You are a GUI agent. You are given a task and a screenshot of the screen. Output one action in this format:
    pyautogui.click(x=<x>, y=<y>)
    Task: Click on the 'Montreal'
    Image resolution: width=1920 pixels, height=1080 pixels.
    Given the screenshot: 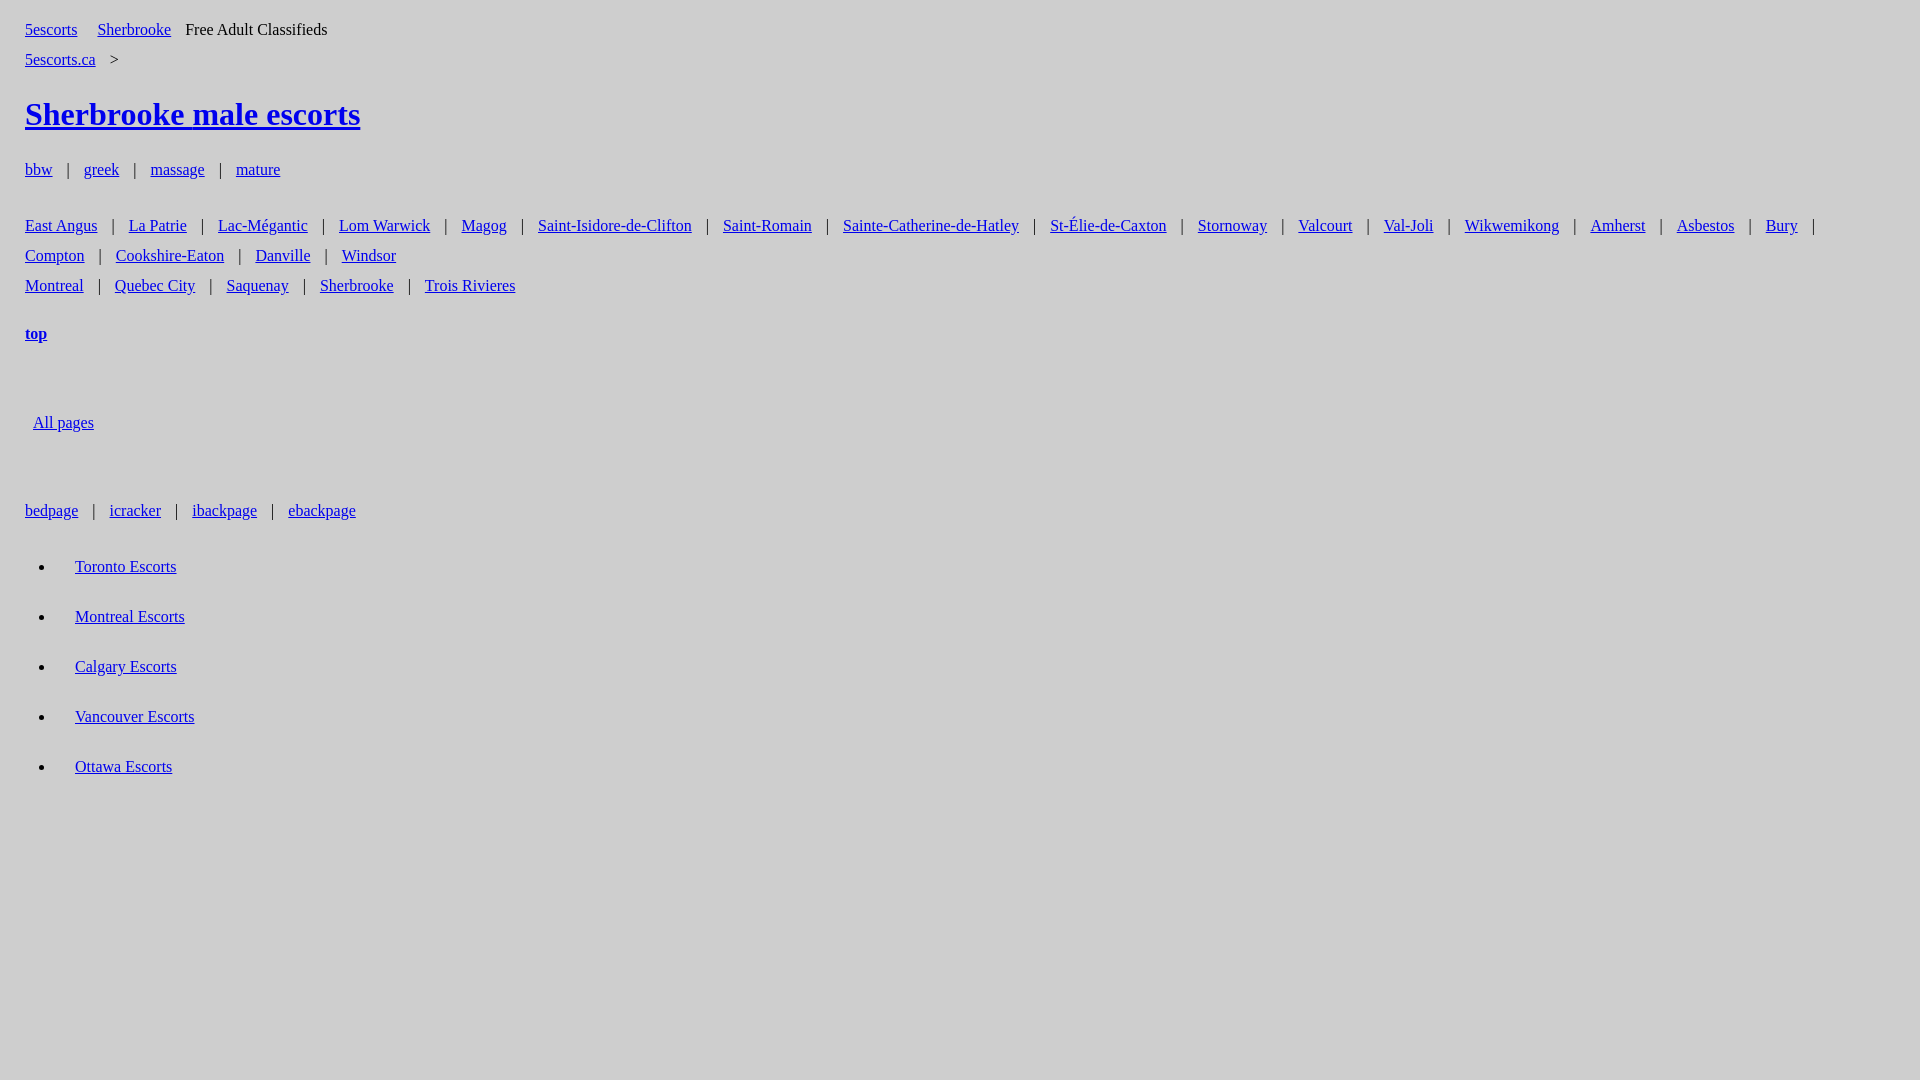 What is the action you would take?
    pyautogui.click(x=54, y=285)
    